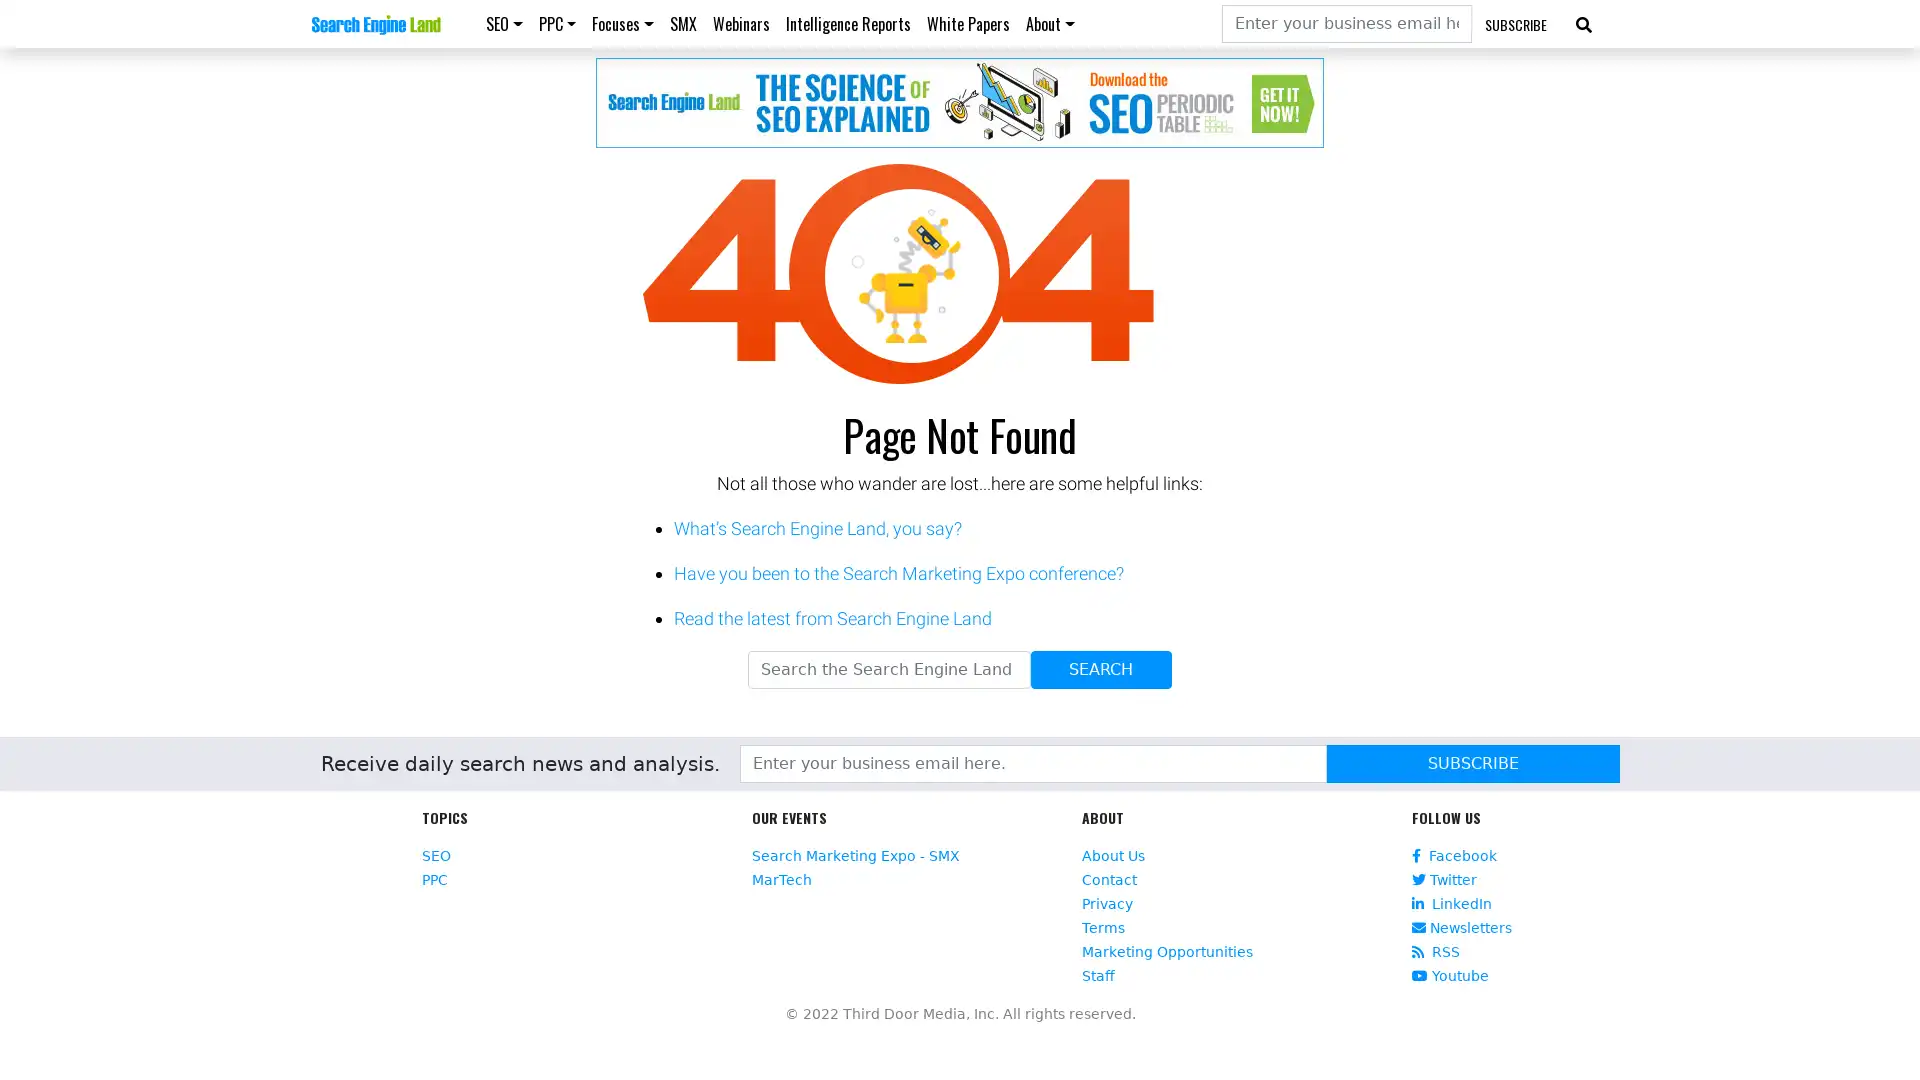  What do you see at coordinates (1516, 23) in the screenshot?
I see `SUBSCRIBE` at bounding box center [1516, 23].